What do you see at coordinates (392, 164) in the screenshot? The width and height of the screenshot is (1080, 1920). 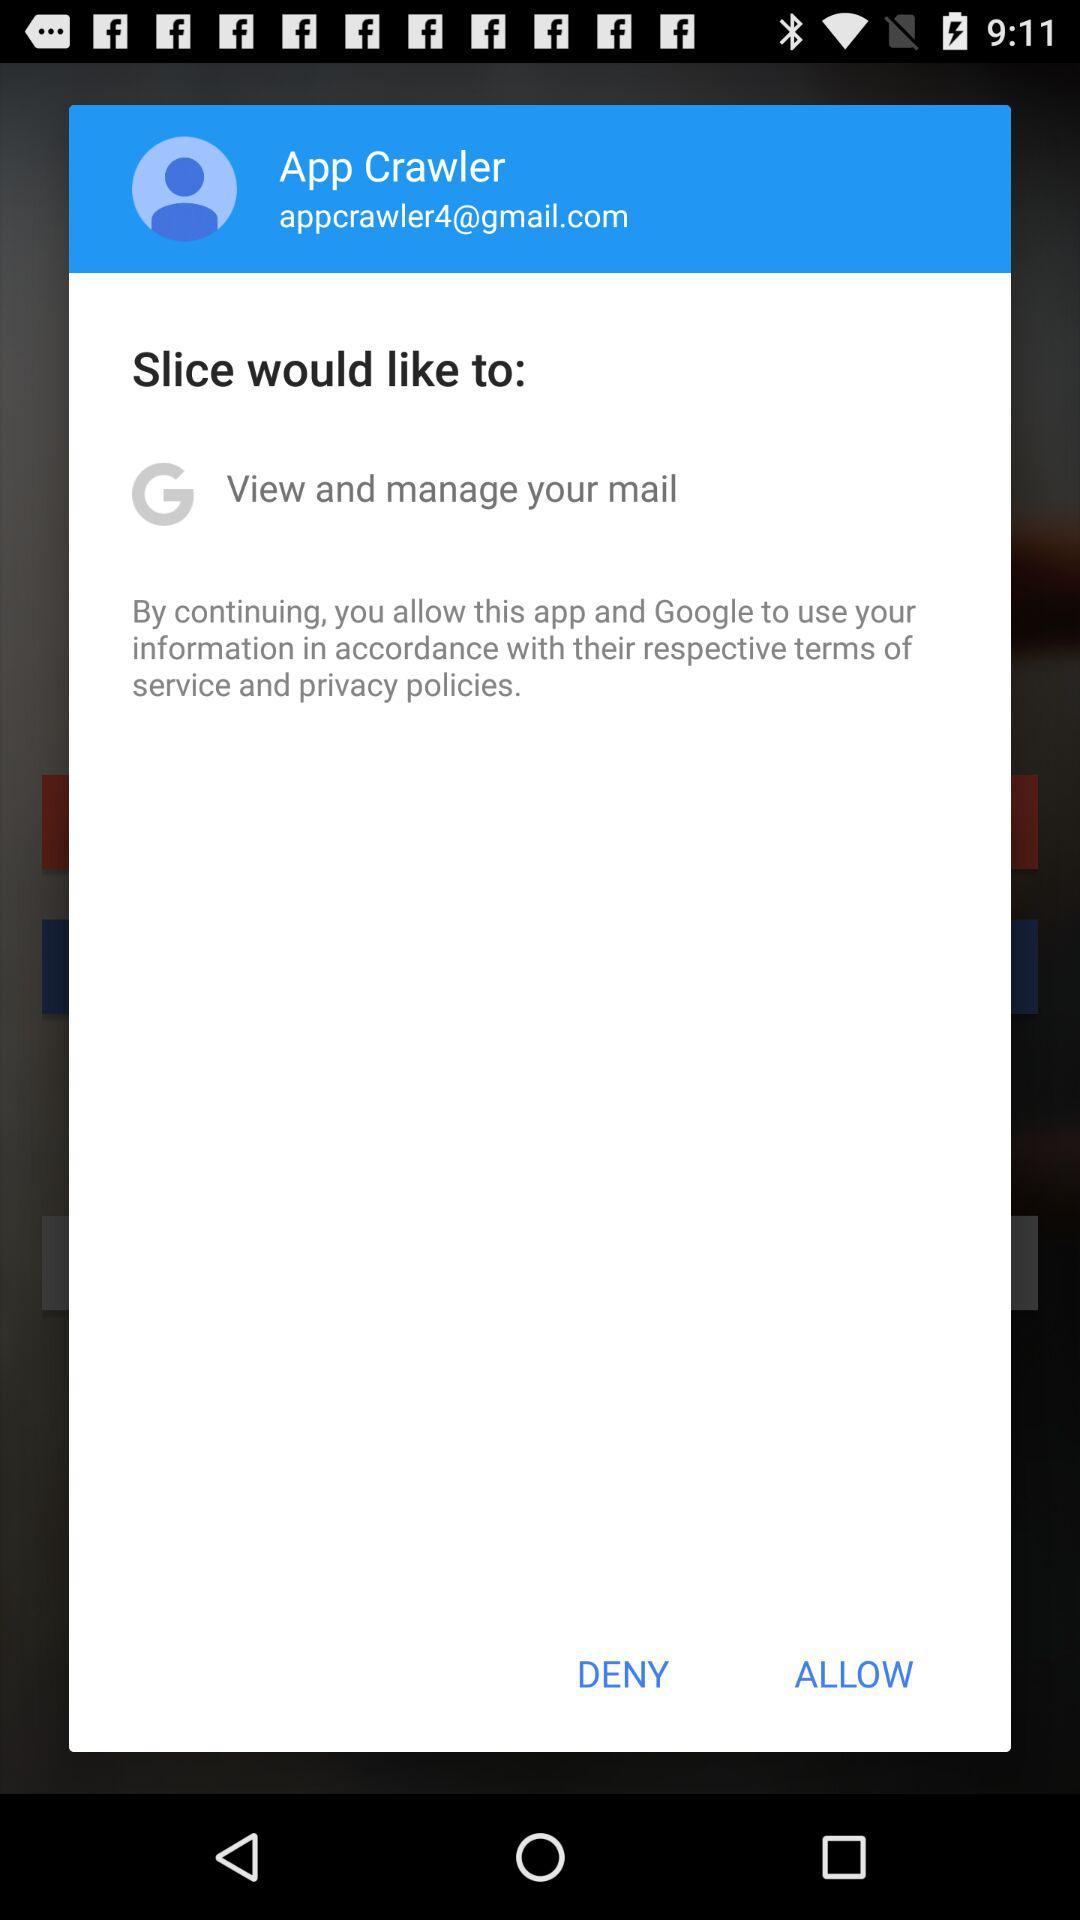 I see `the icon above appcrawler4@gmail.com app` at bounding box center [392, 164].